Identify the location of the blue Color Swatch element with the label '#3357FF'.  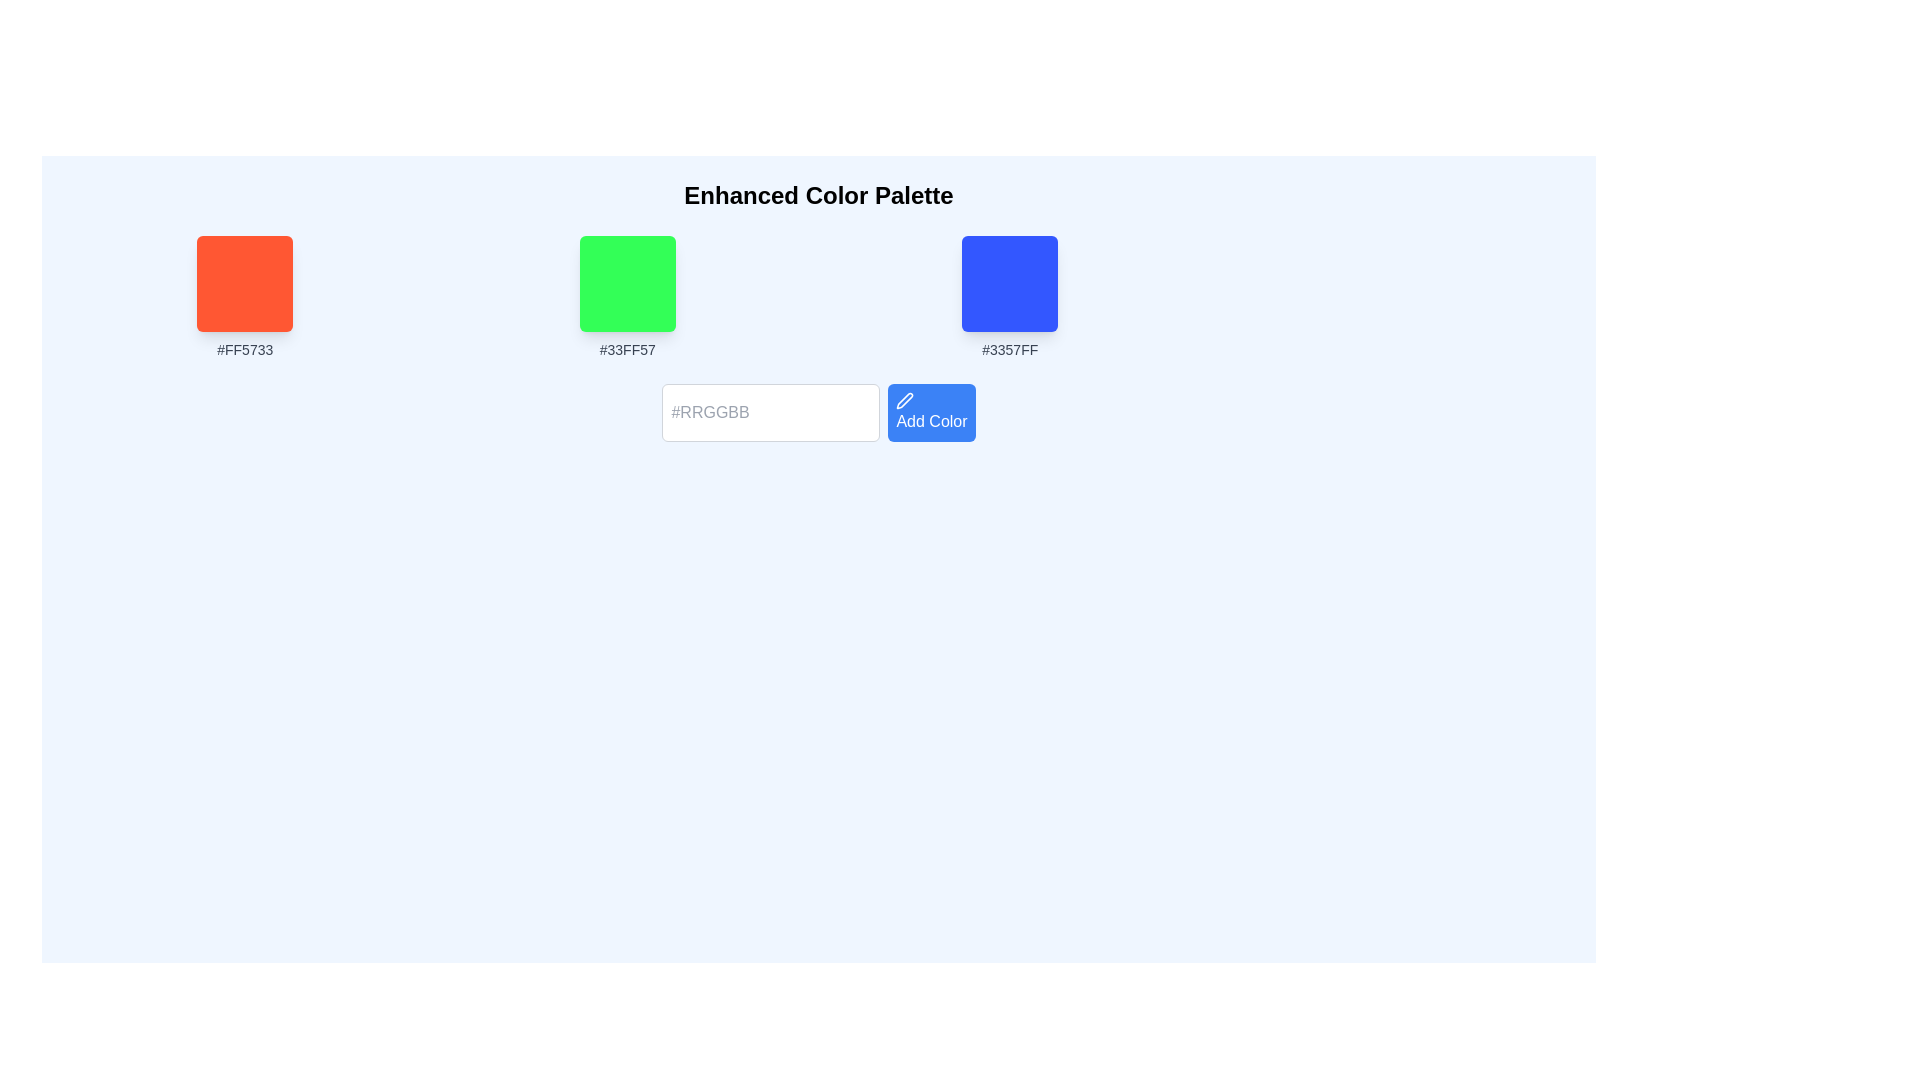
(1010, 297).